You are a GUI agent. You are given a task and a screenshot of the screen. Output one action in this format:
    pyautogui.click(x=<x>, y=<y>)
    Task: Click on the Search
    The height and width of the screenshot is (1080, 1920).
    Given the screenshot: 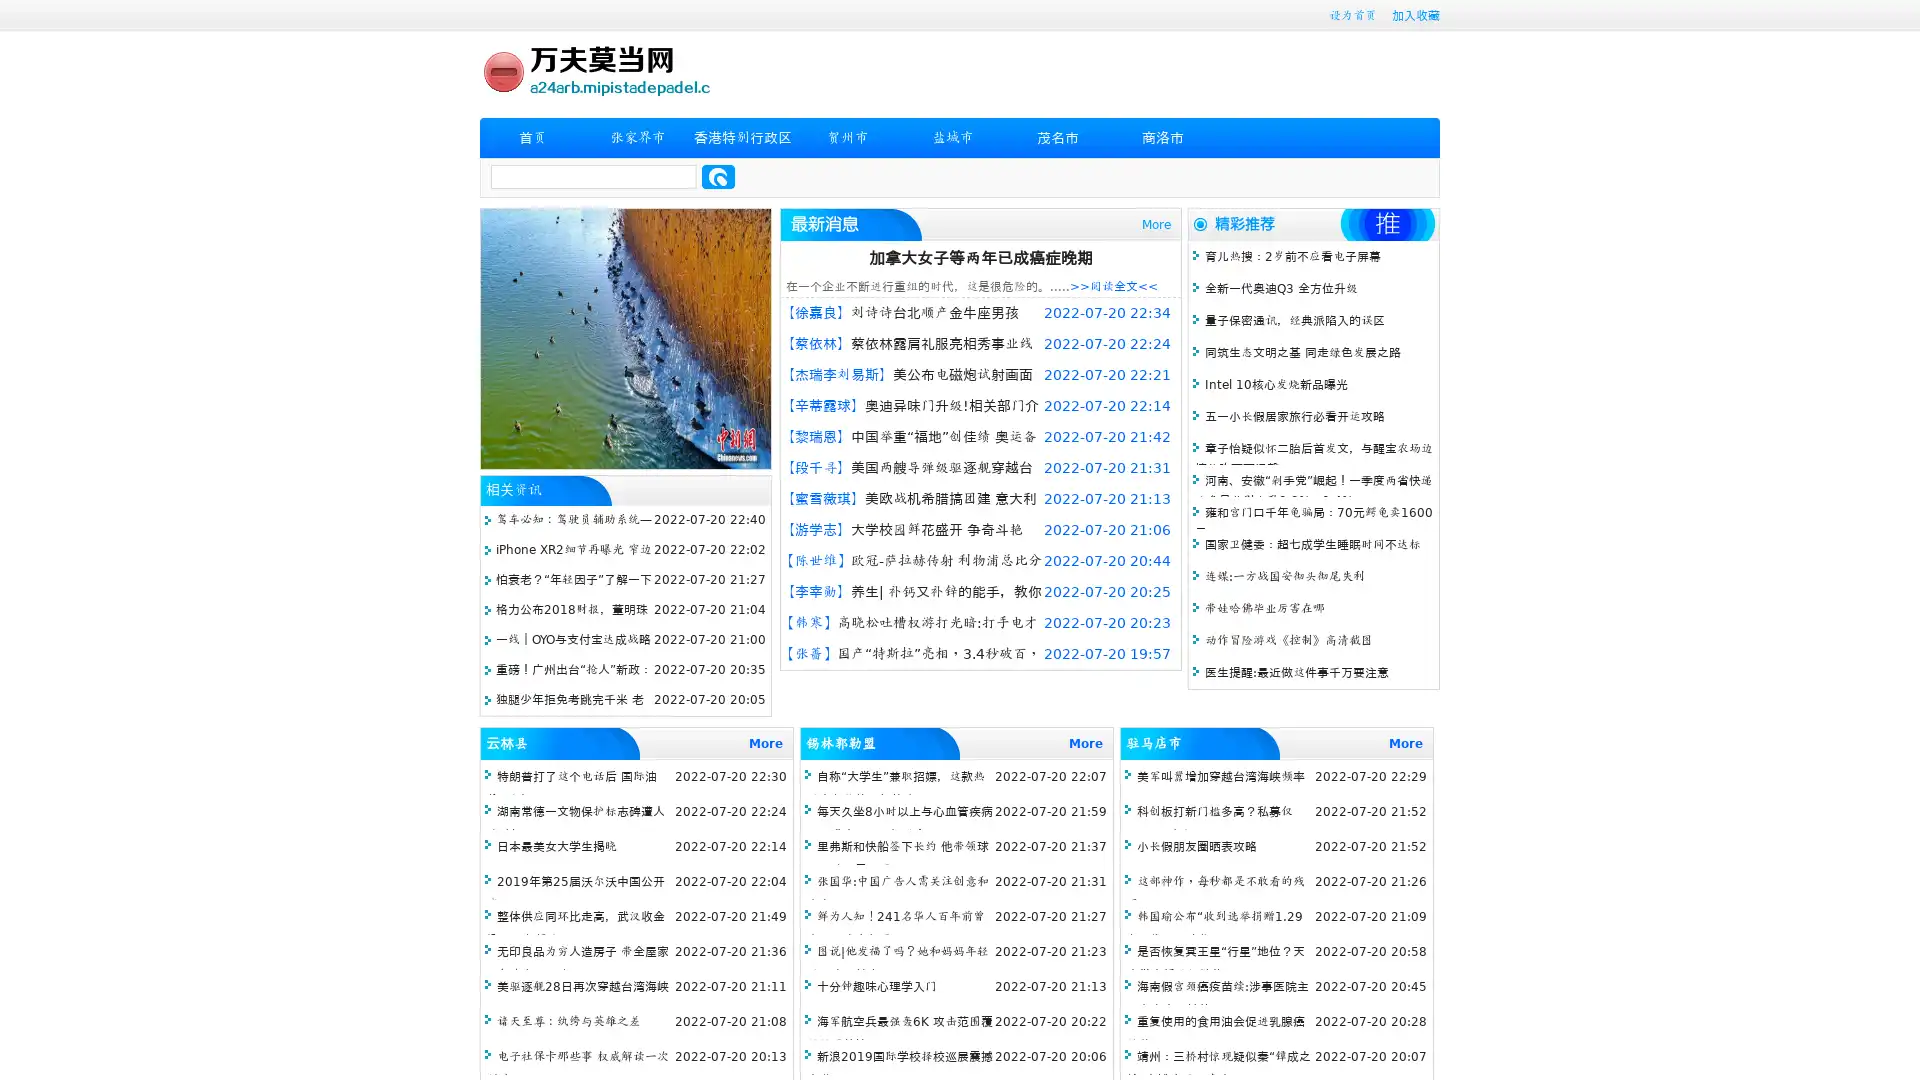 What is the action you would take?
    pyautogui.click(x=718, y=176)
    